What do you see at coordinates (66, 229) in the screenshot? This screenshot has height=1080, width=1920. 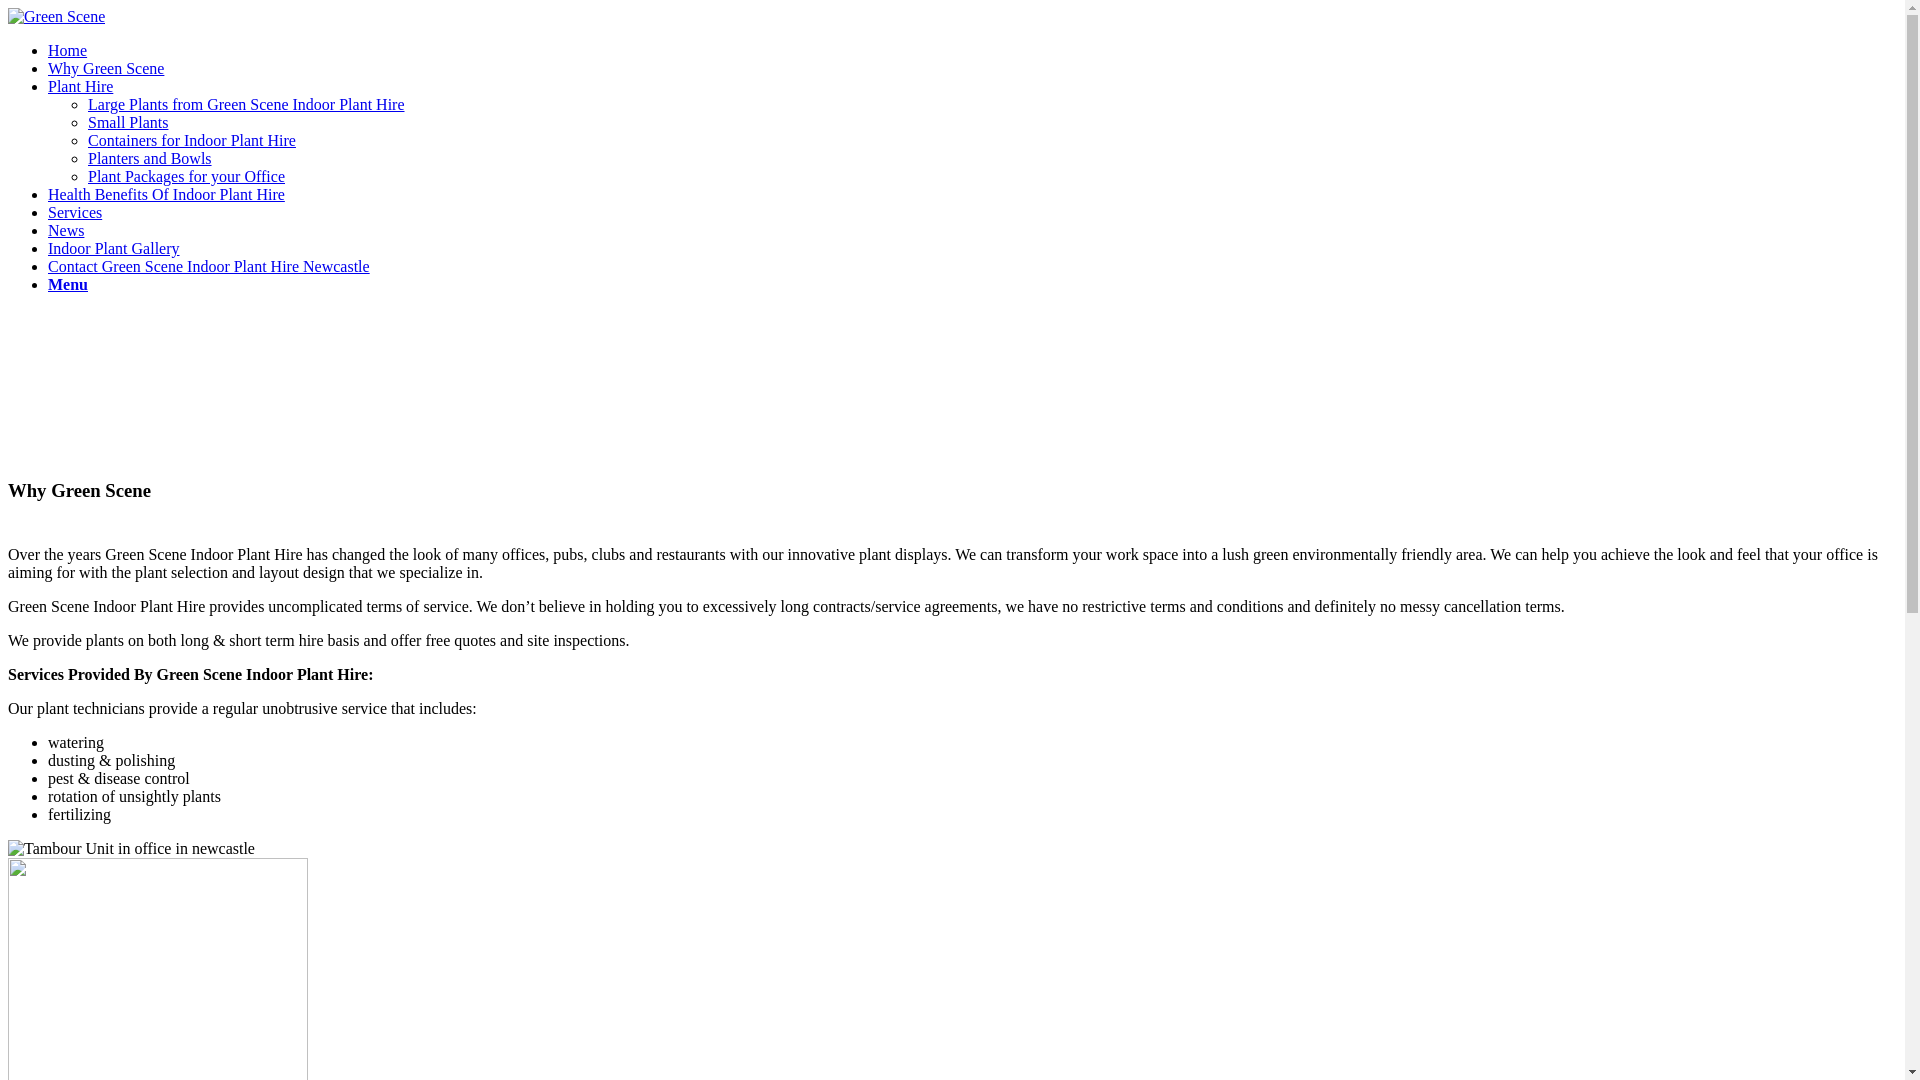 I see `'News'` at bounding box center [66, 229].